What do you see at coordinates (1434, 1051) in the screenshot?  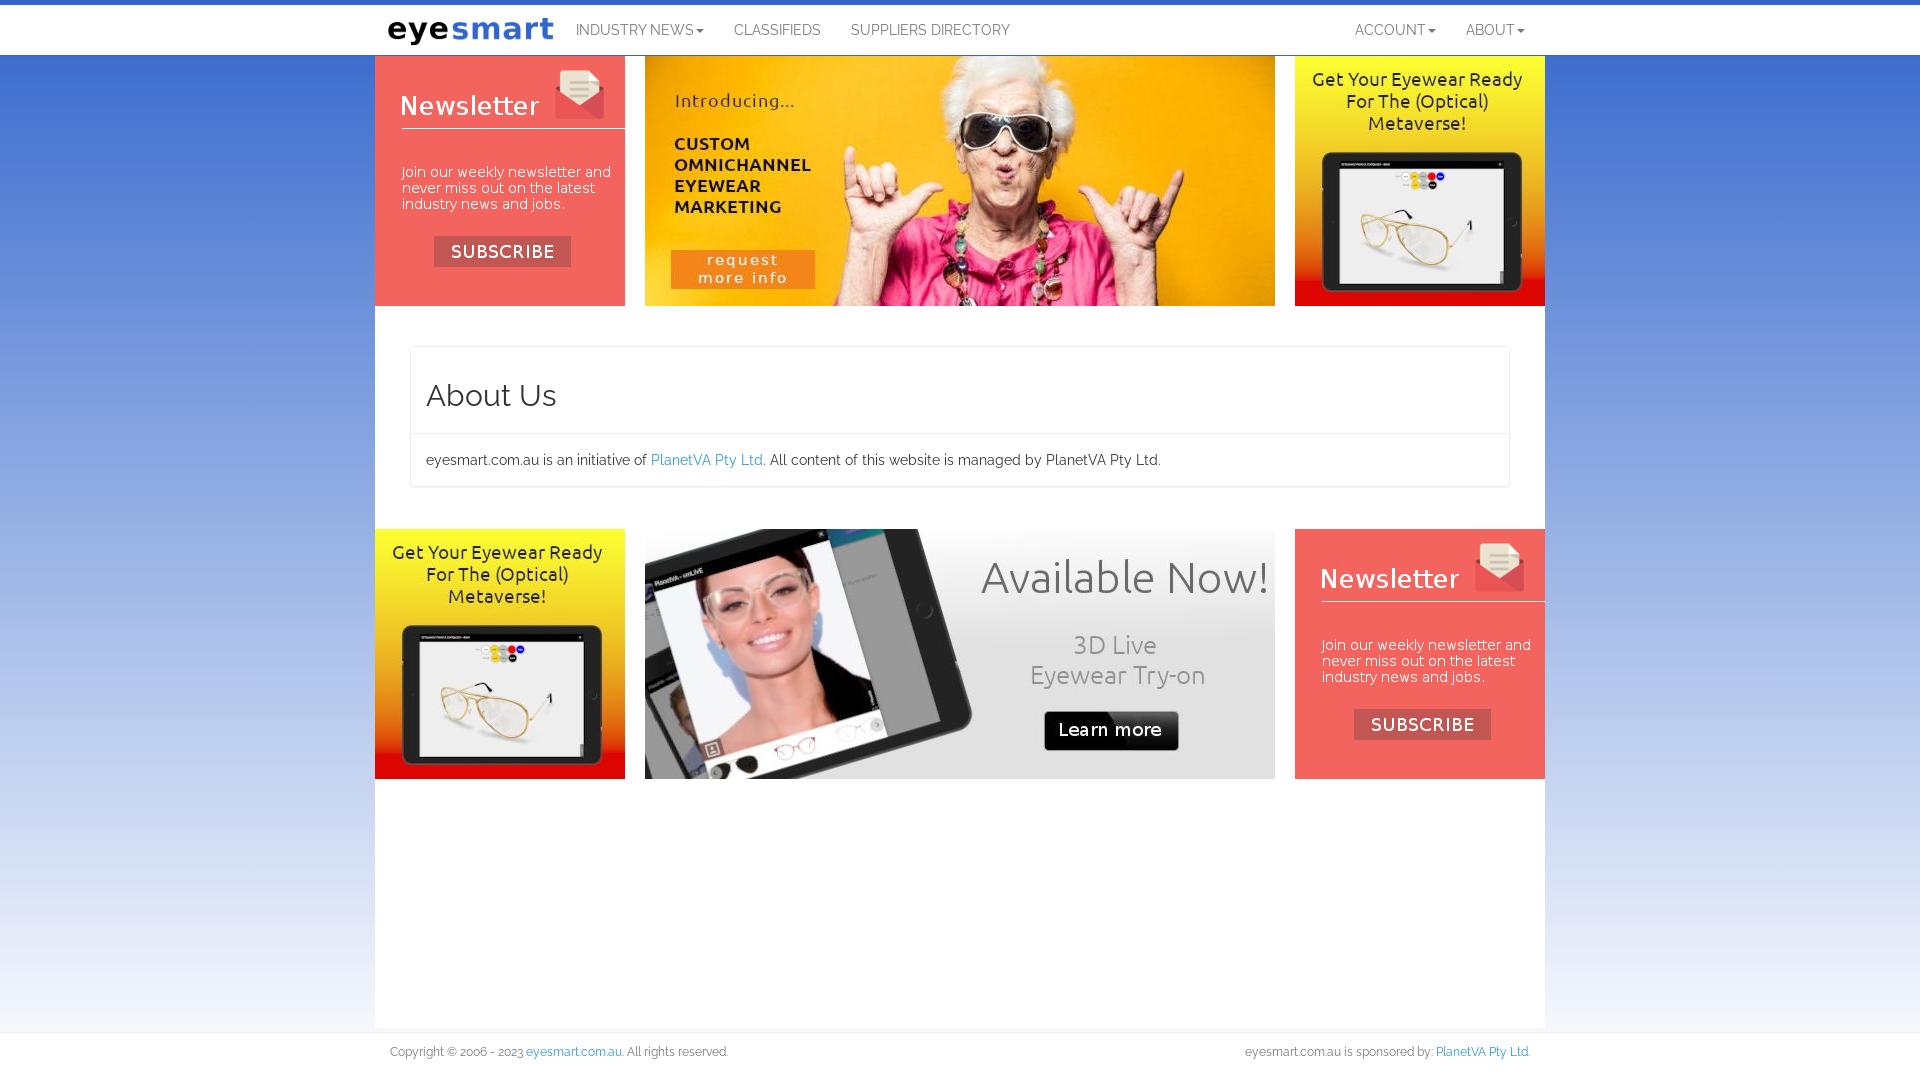 I see `'PlanetVA Pty Ltd'` at bounding box center [1434, 1051].